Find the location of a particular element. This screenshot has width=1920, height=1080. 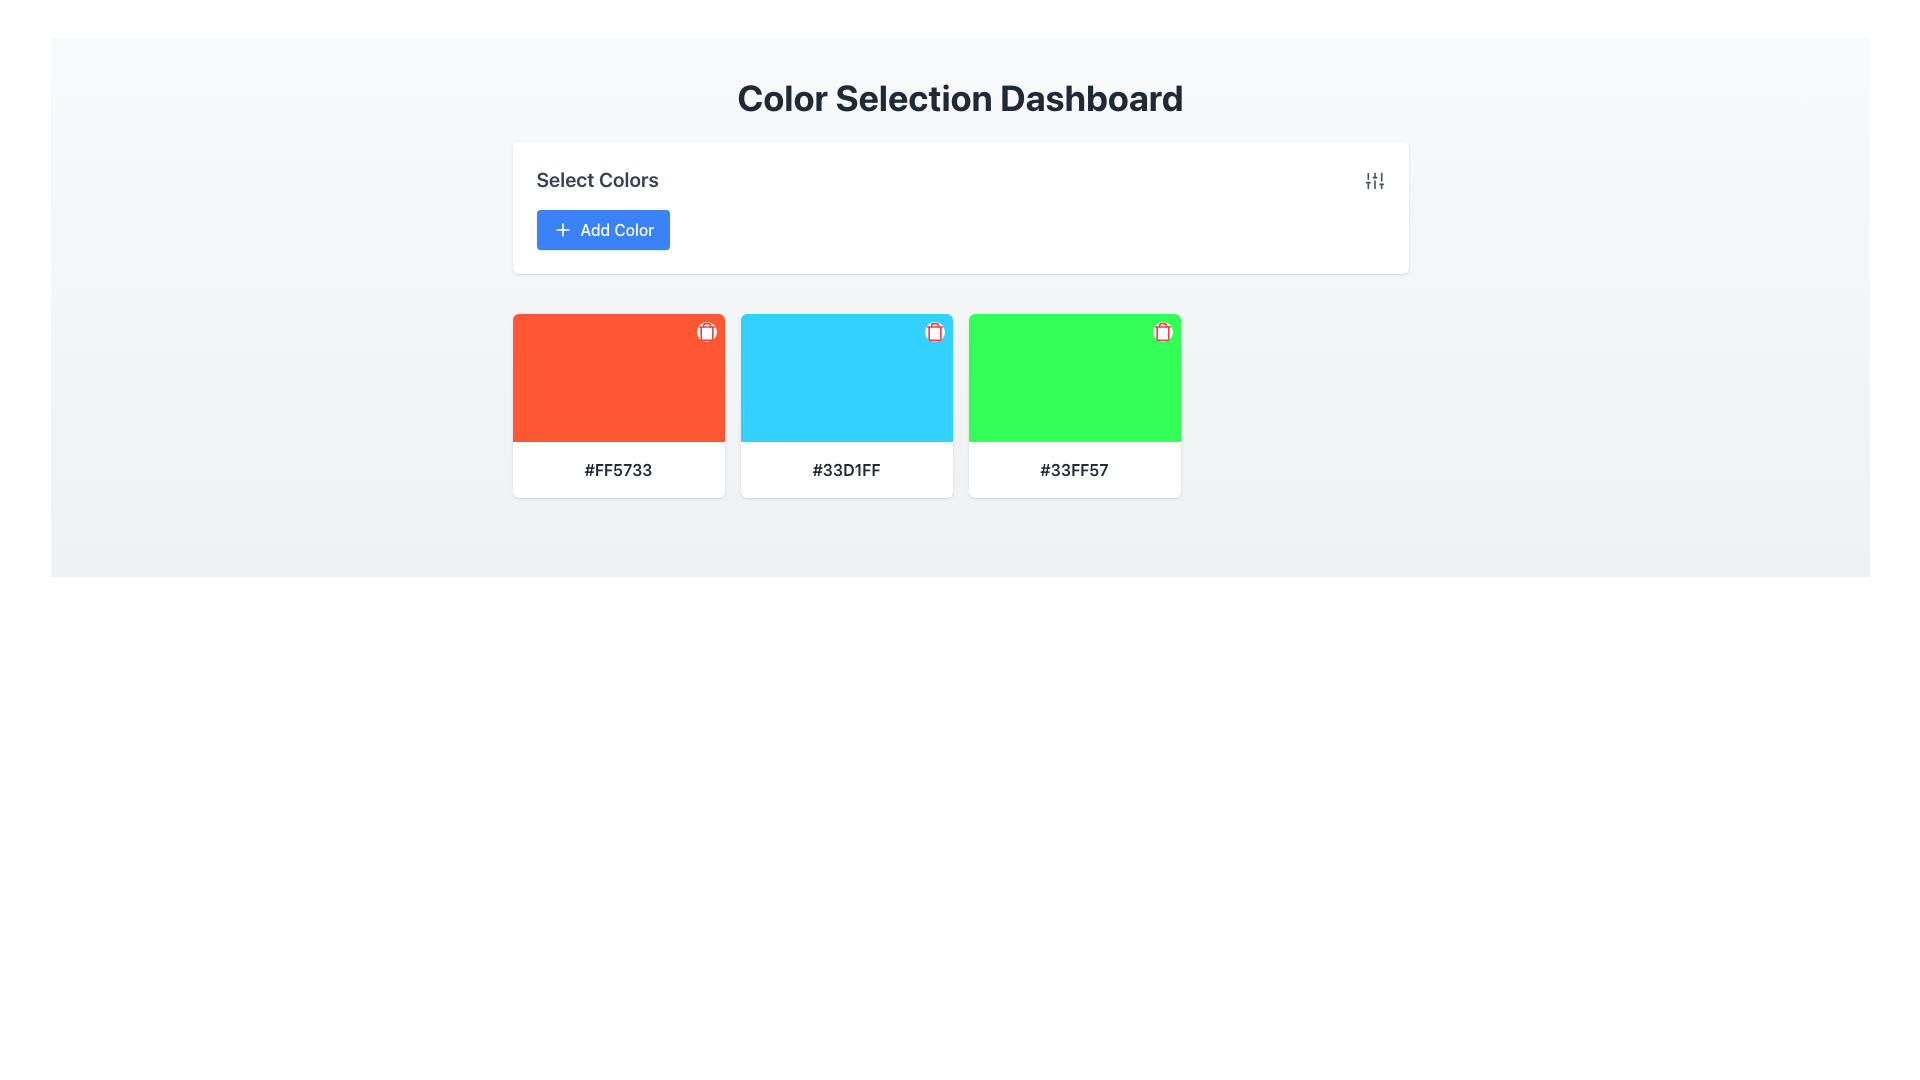

the addition icon located inside the 'Add Color' button is located at coordinates (561, 229).